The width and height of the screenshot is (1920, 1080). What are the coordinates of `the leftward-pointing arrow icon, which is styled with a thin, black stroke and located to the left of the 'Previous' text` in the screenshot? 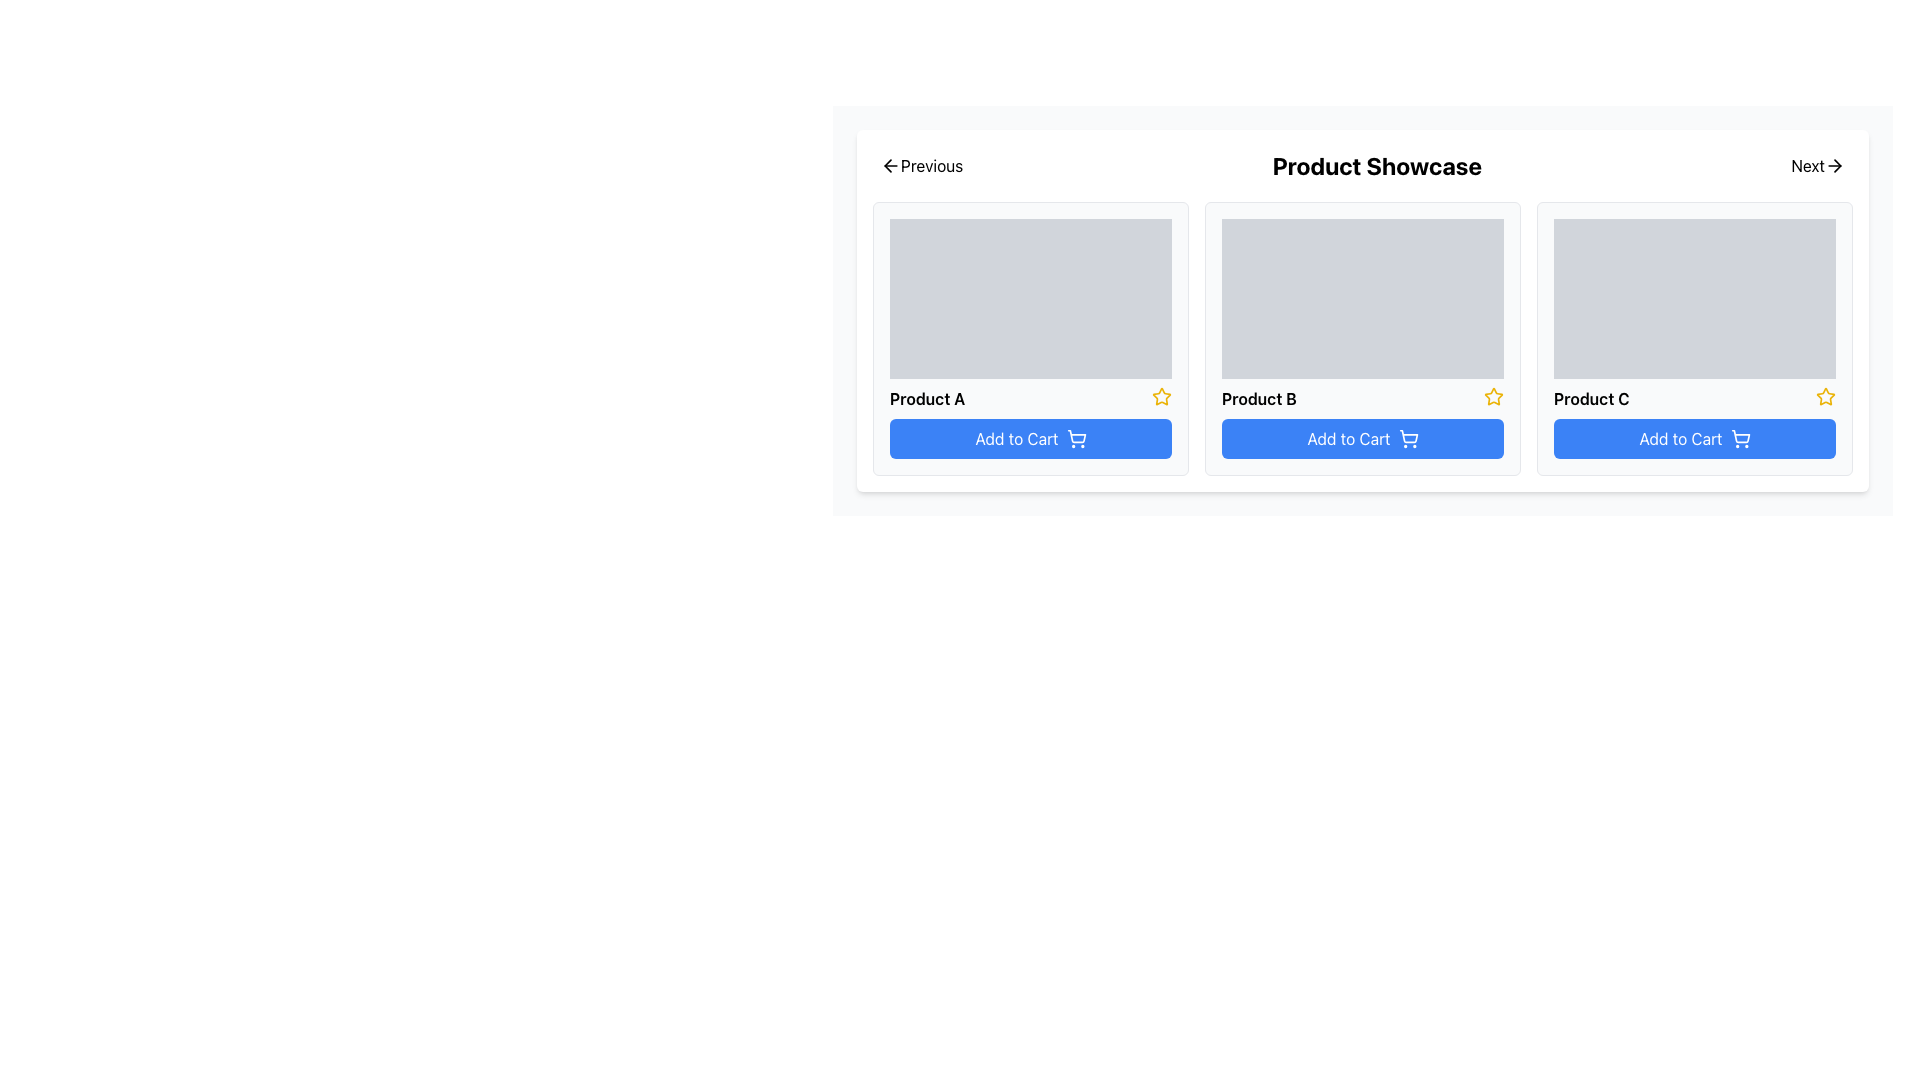 It's located at (890, 164).